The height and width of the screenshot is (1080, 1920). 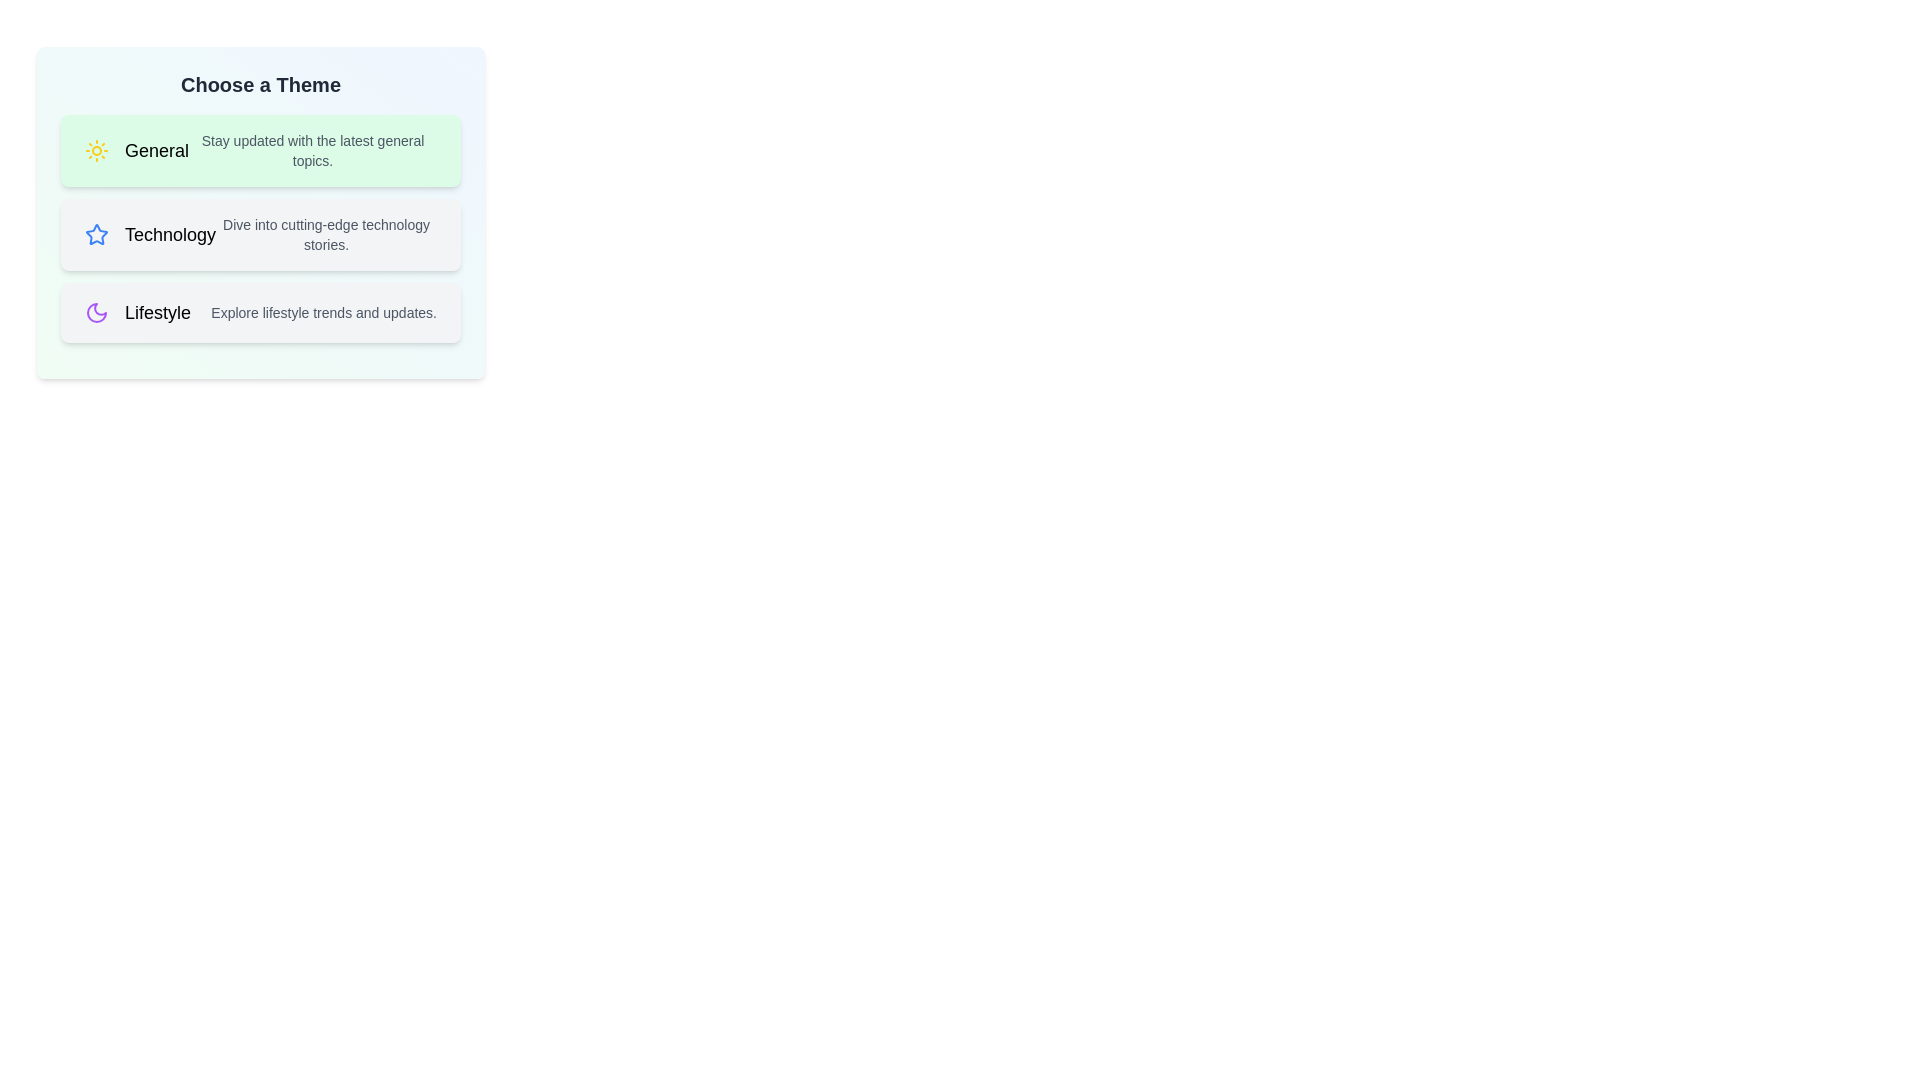 What do you see at coordinates (259, 312) in the screenshot?
I see `the theme Lifestyle from the list` at bounding box center [259, 312].